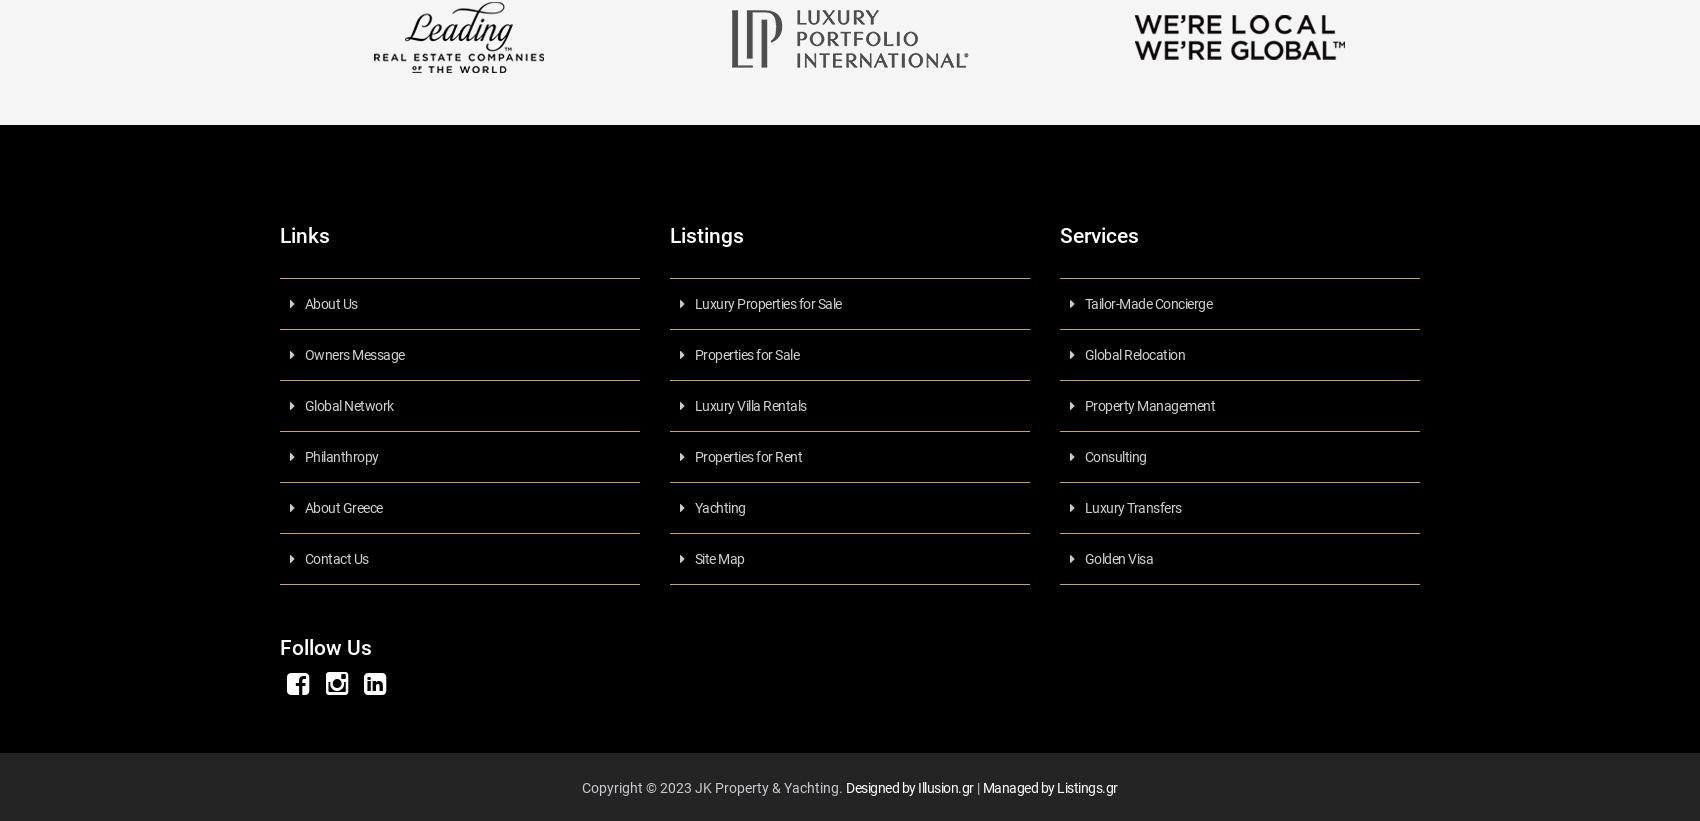  I want to click on 'Contact Us', so click(334, 557).